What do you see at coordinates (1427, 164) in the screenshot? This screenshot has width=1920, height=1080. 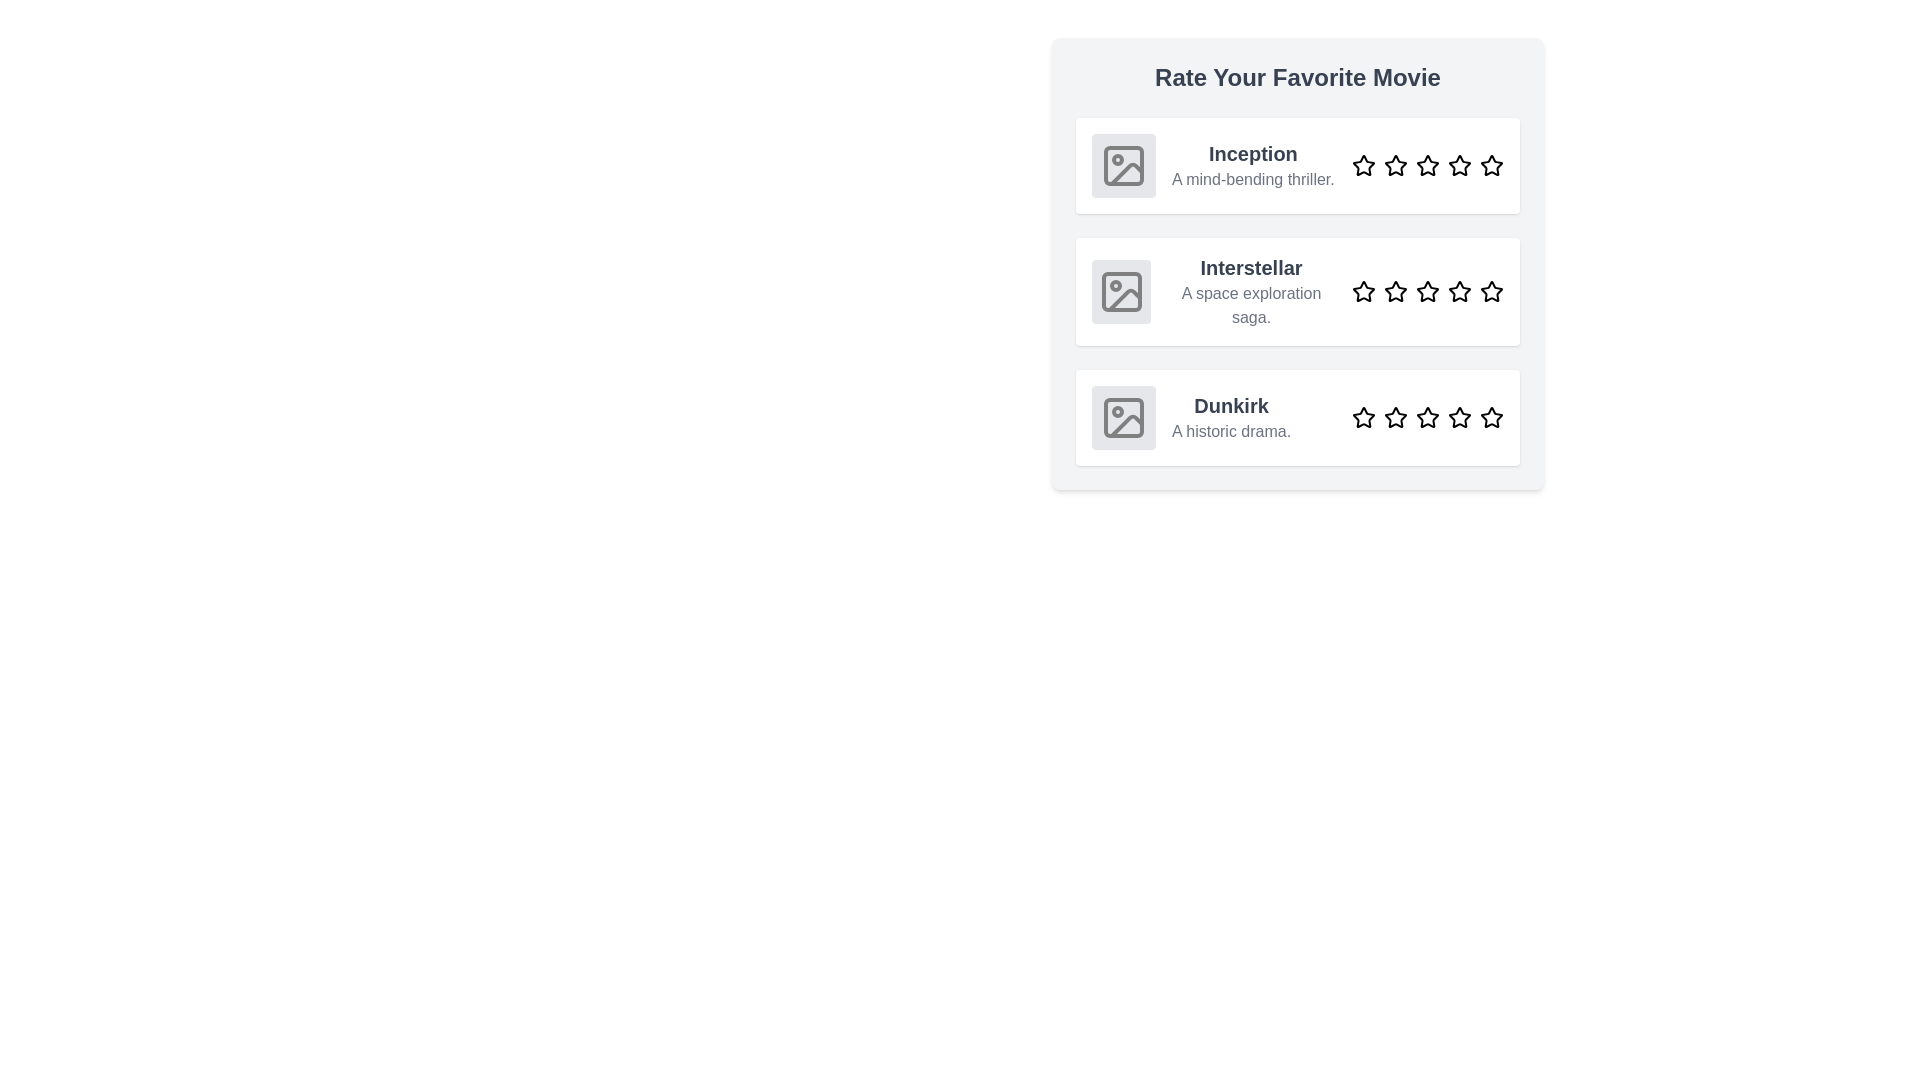 I see `the third star button in the rating system for the movie 'Inception'` at bounding box center [1427, 164].